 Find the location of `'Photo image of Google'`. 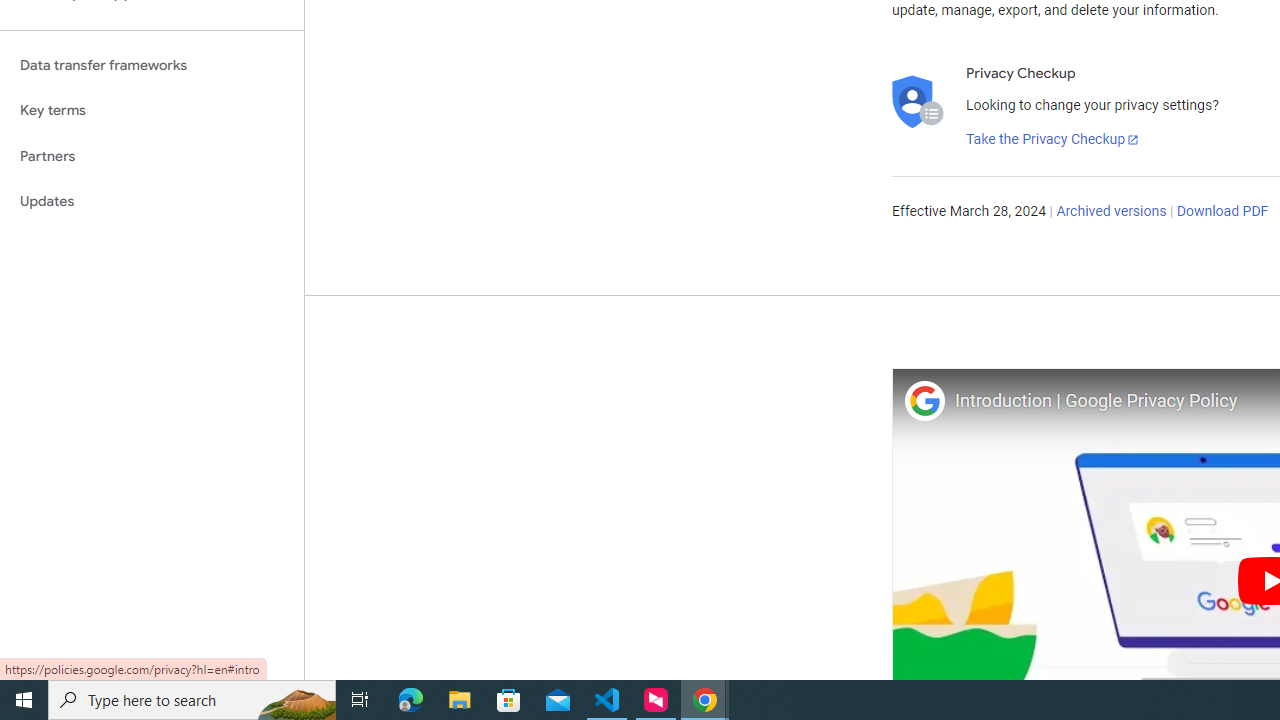

'Photo image of Google' is located at coordinates (923, 400).